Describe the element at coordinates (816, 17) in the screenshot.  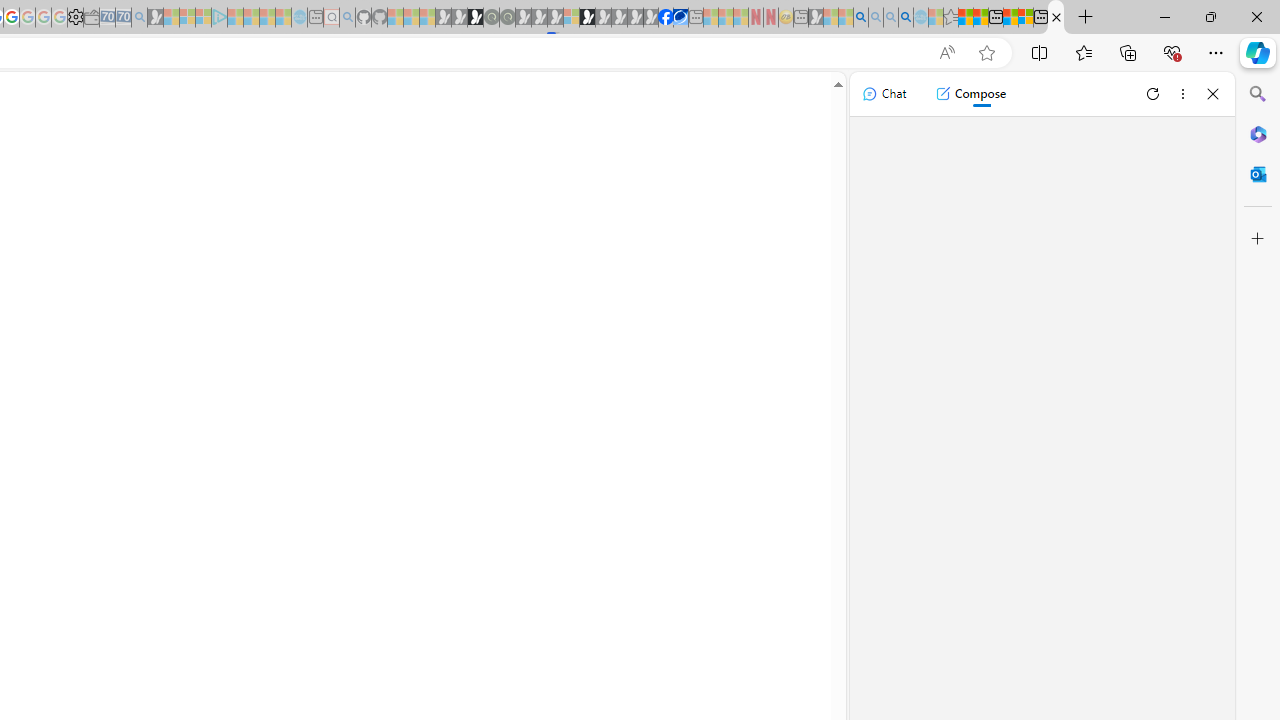
I see `'MSN - Sleeping'` at that location.